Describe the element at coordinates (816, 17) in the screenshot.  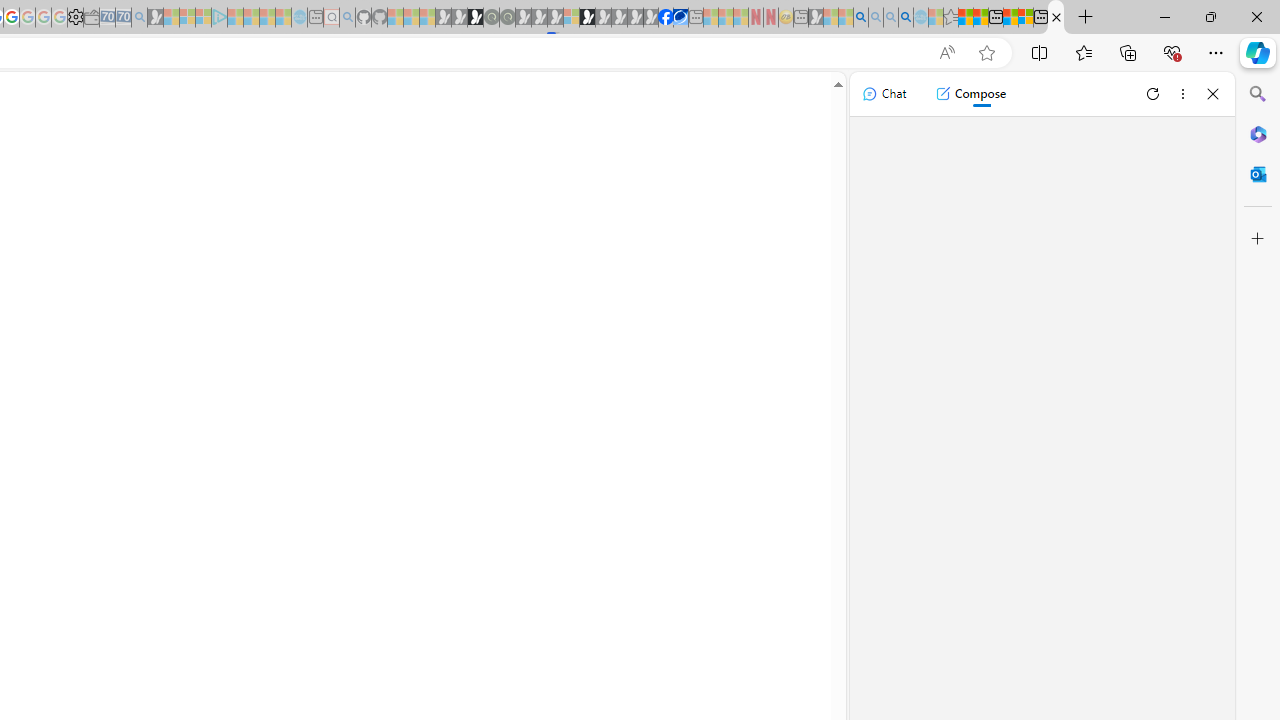
I see `'MSN - Sleeping'` at that location.